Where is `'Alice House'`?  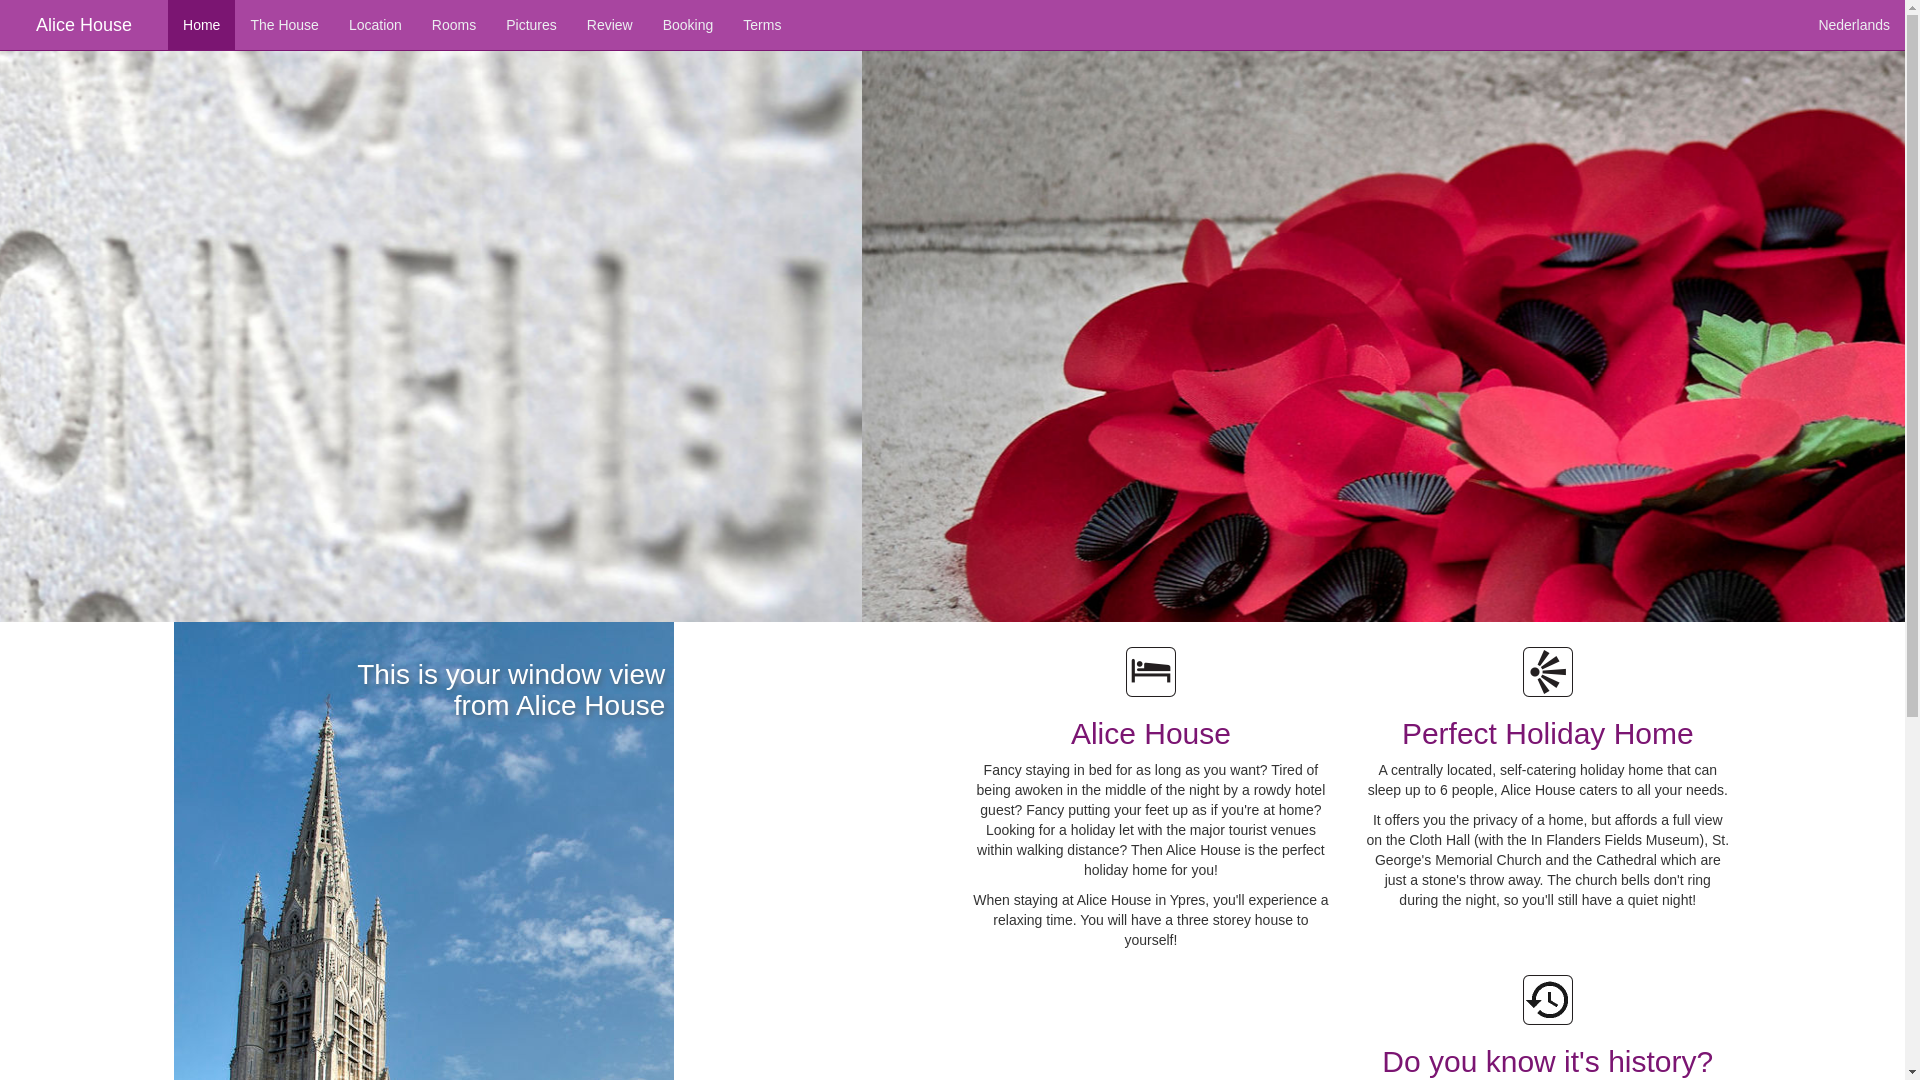 'Alice House' is located at coordinates (82, 24).